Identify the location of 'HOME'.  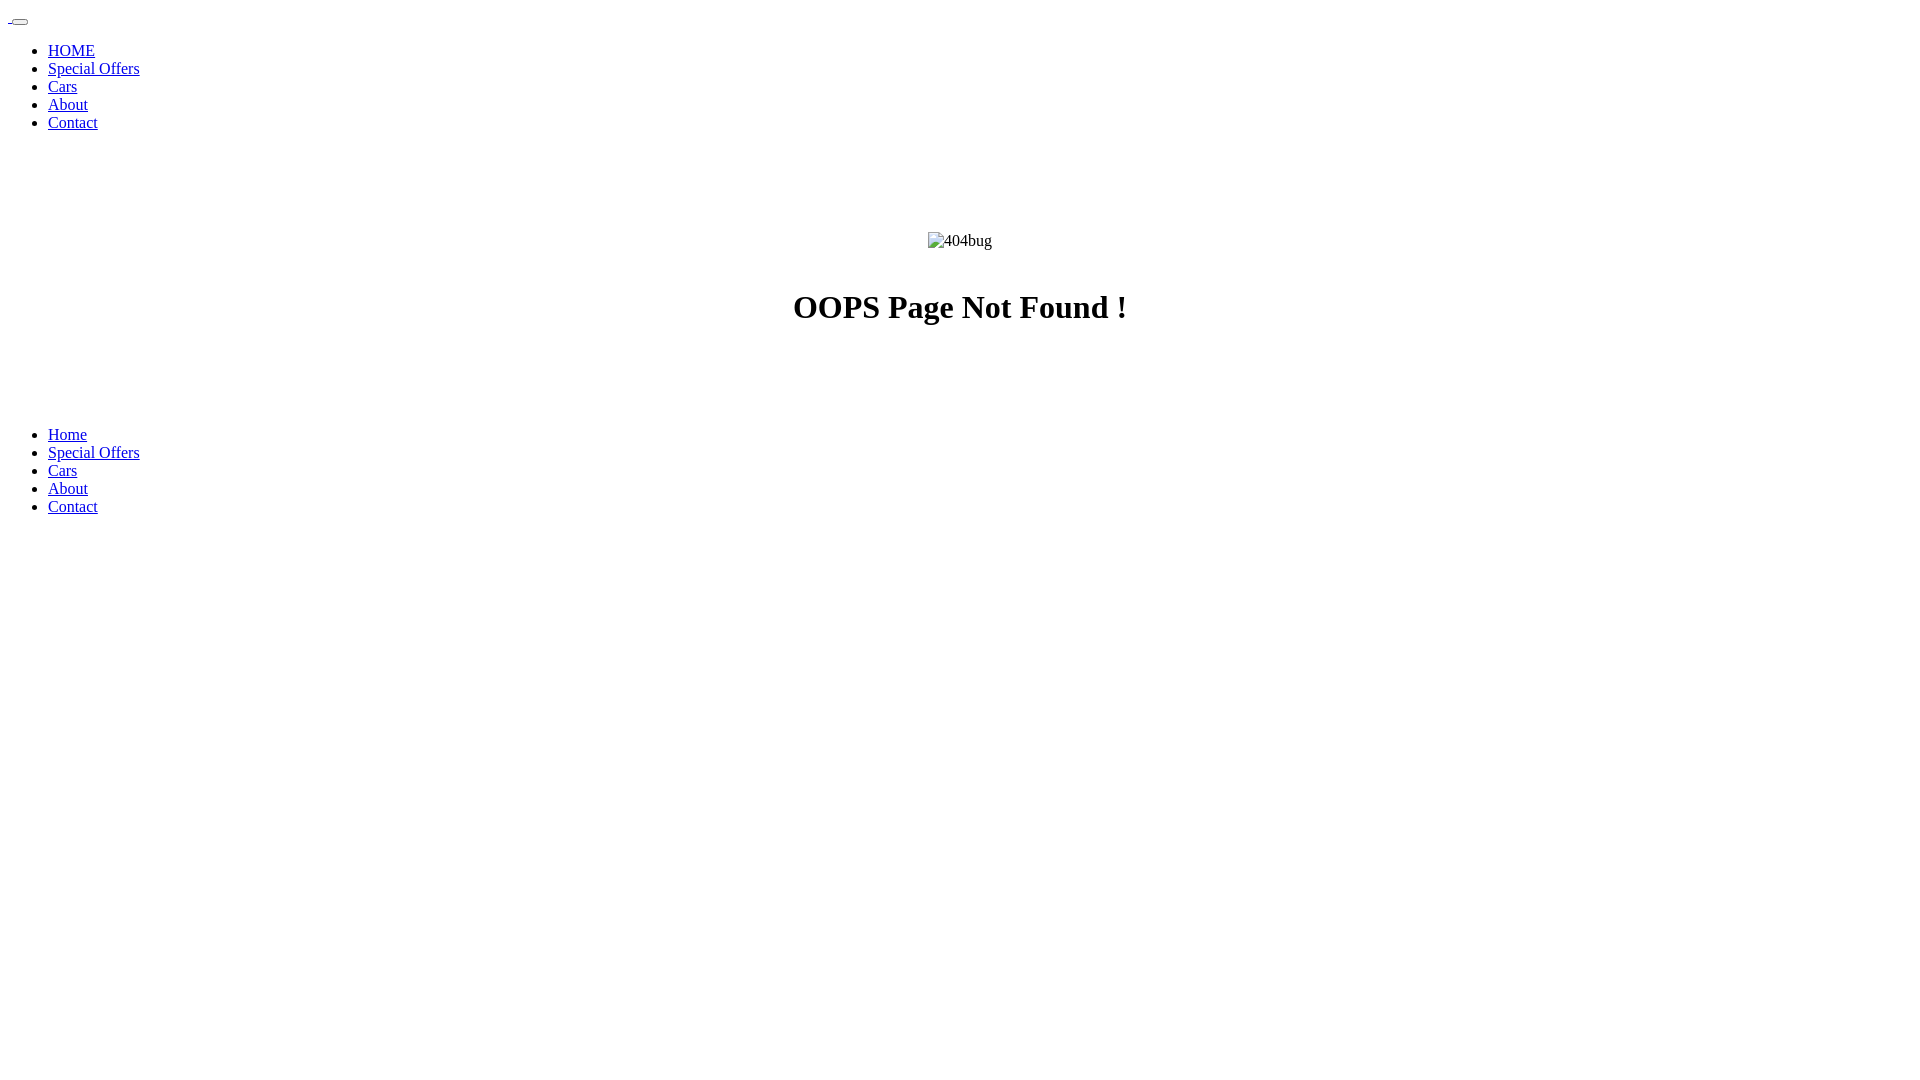
(71, 49).